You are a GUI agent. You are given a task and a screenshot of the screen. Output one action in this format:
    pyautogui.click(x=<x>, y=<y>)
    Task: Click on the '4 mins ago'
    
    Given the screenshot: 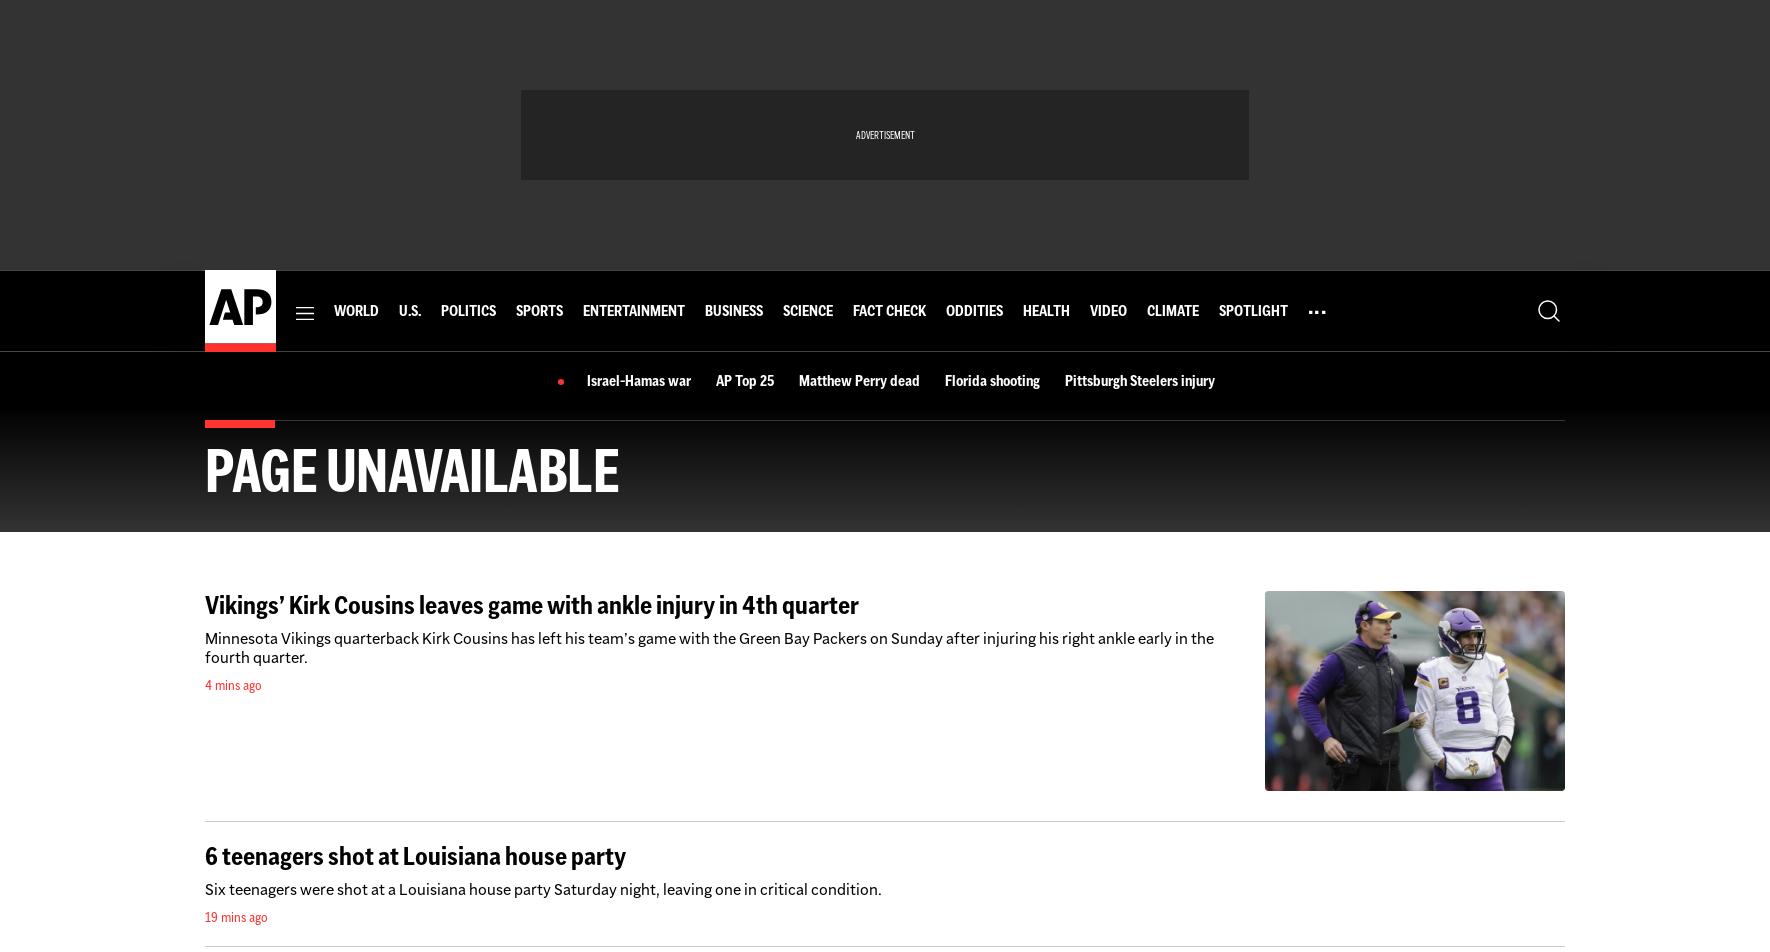 What is the action you would take?
    pyautogui.click(x=233, y=684)
    